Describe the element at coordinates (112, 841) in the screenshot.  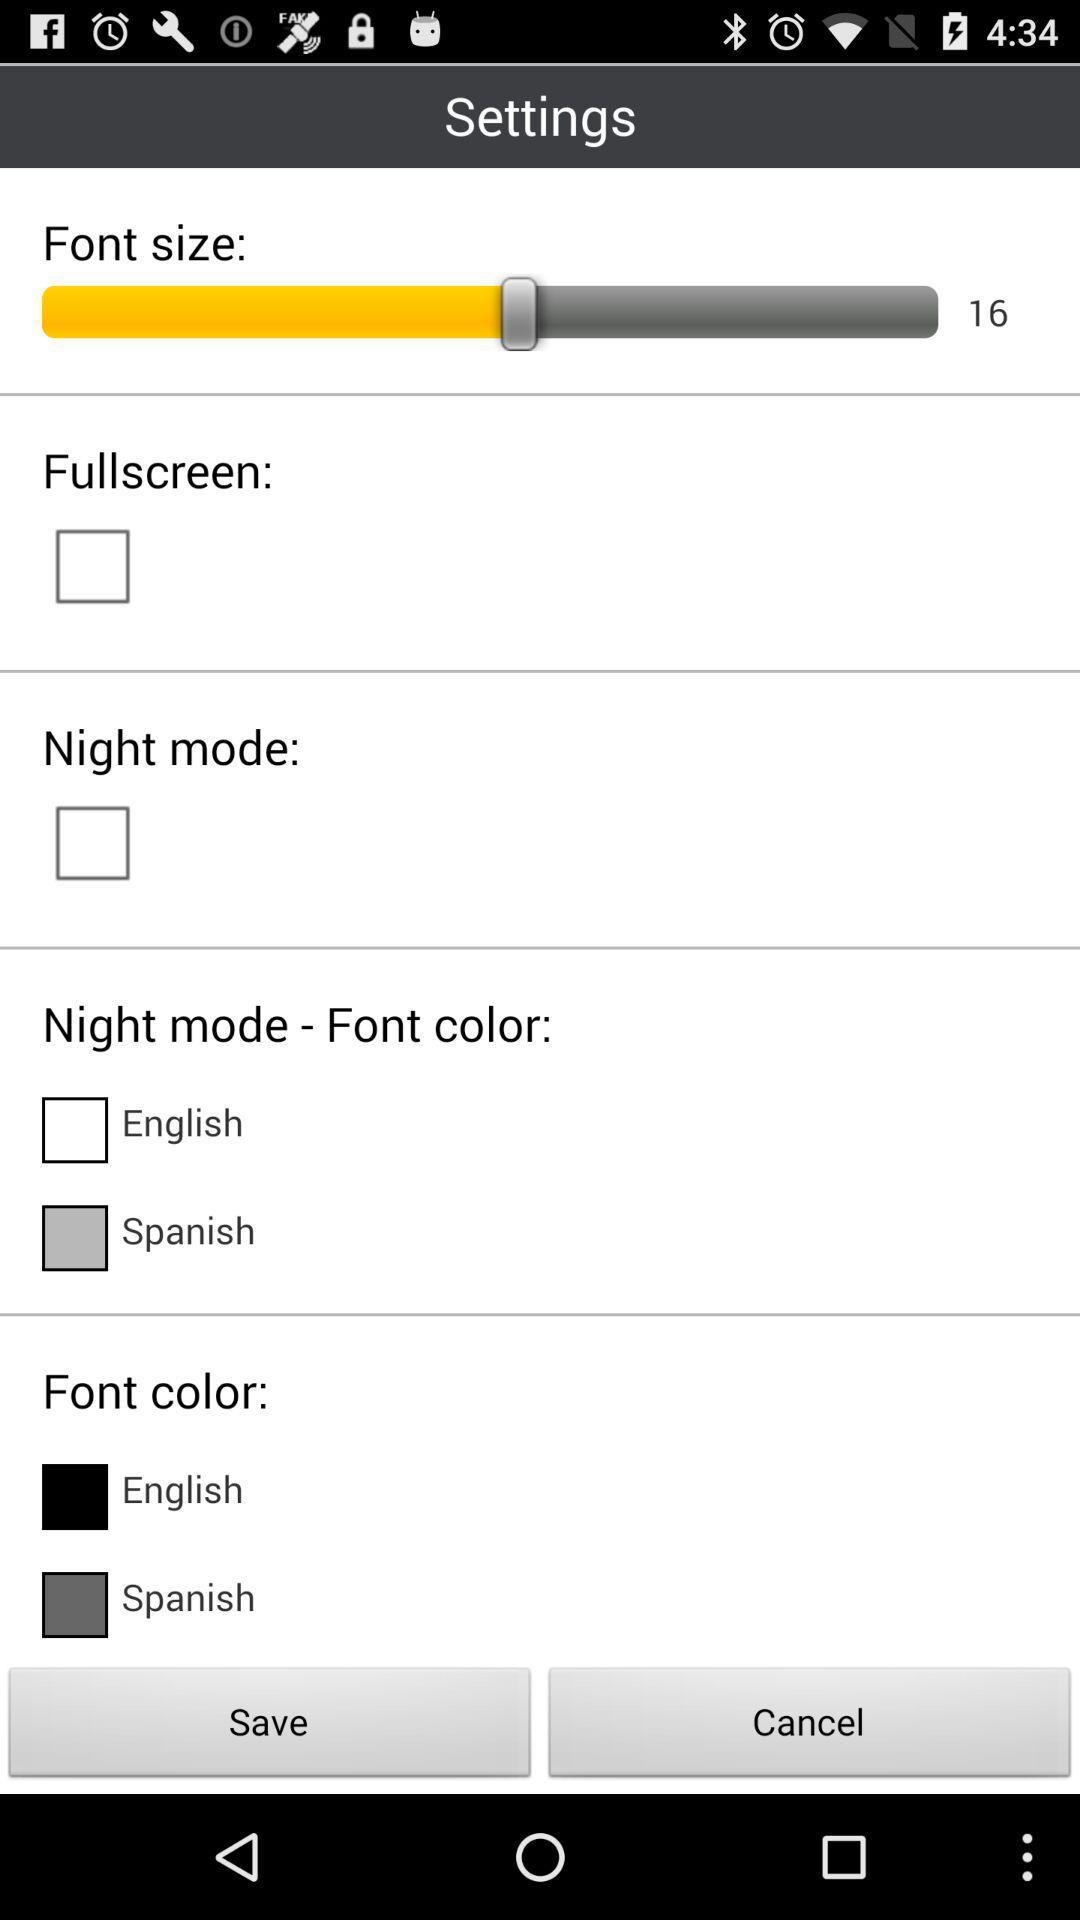
I see `switch autoplay option` at that location.